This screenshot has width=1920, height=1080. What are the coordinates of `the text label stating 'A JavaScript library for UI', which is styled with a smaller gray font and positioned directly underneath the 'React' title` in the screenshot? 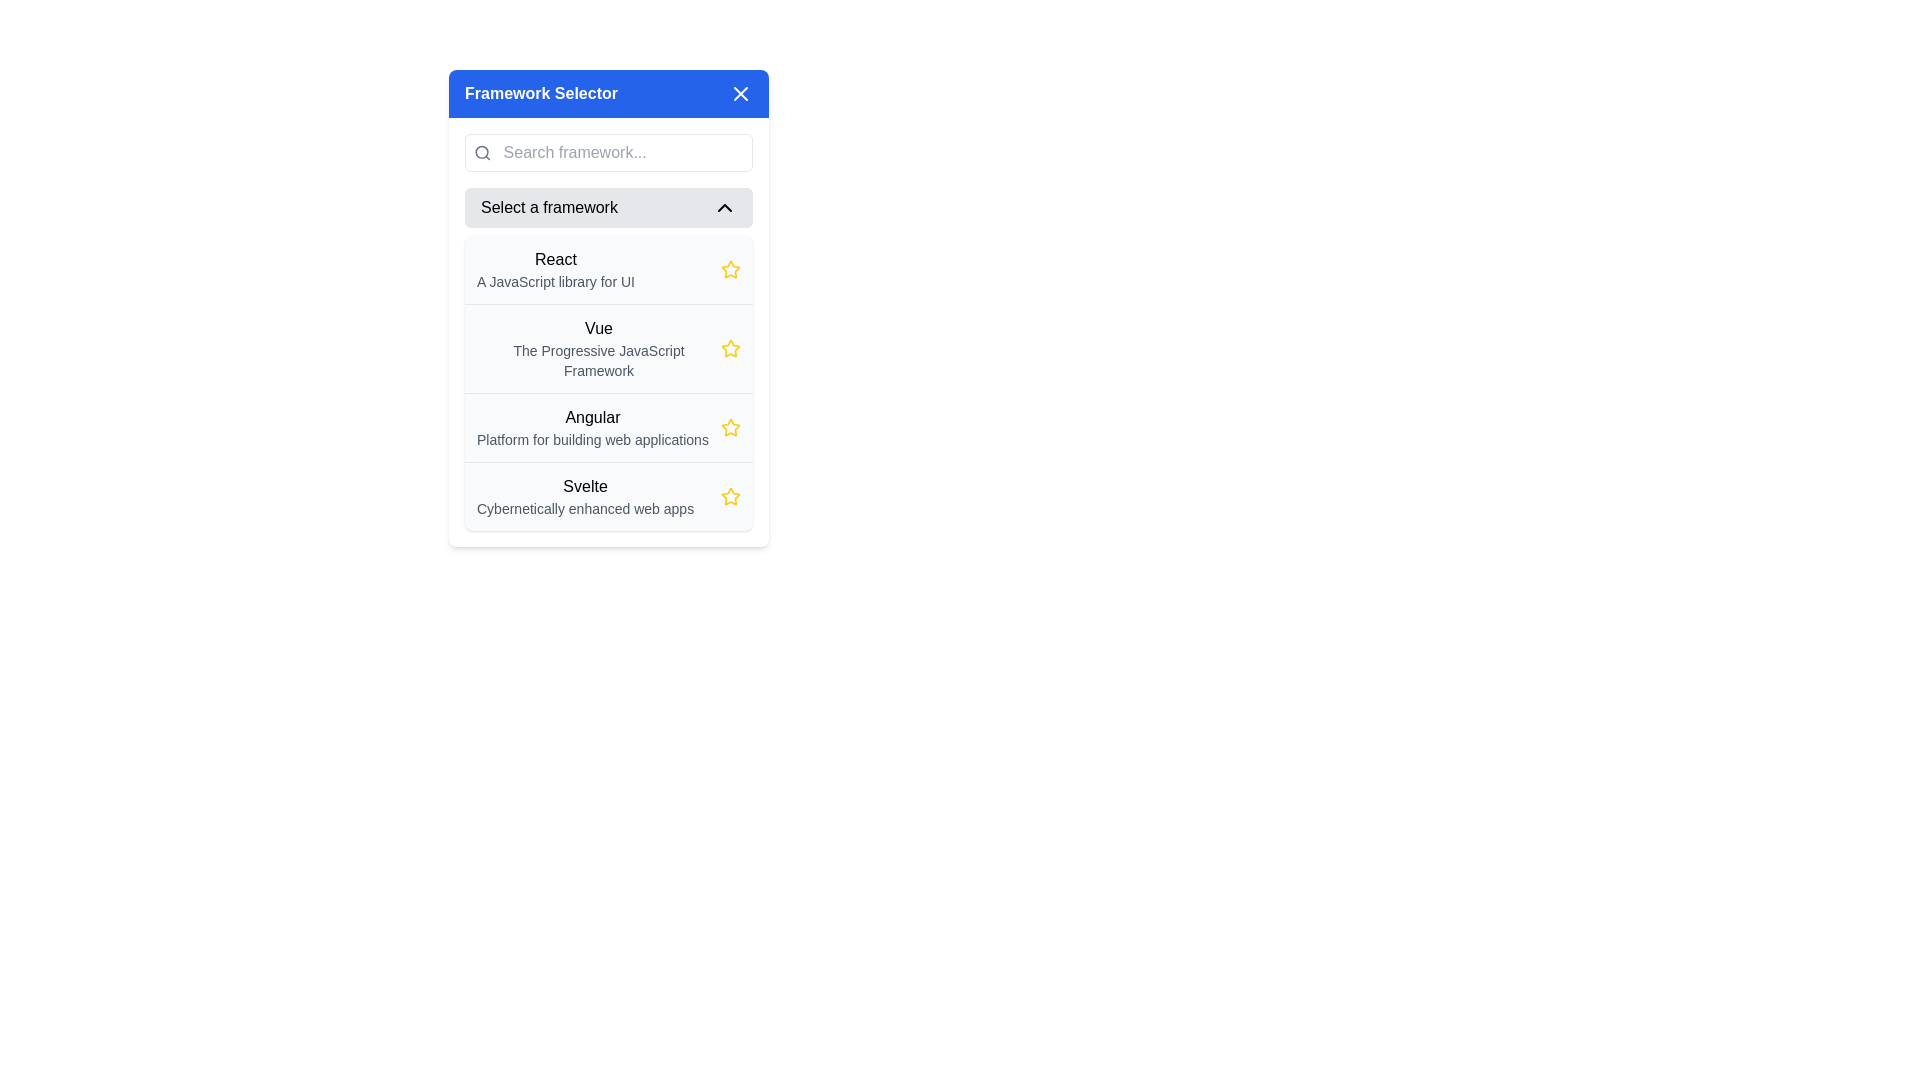 It's located at (556, 281).